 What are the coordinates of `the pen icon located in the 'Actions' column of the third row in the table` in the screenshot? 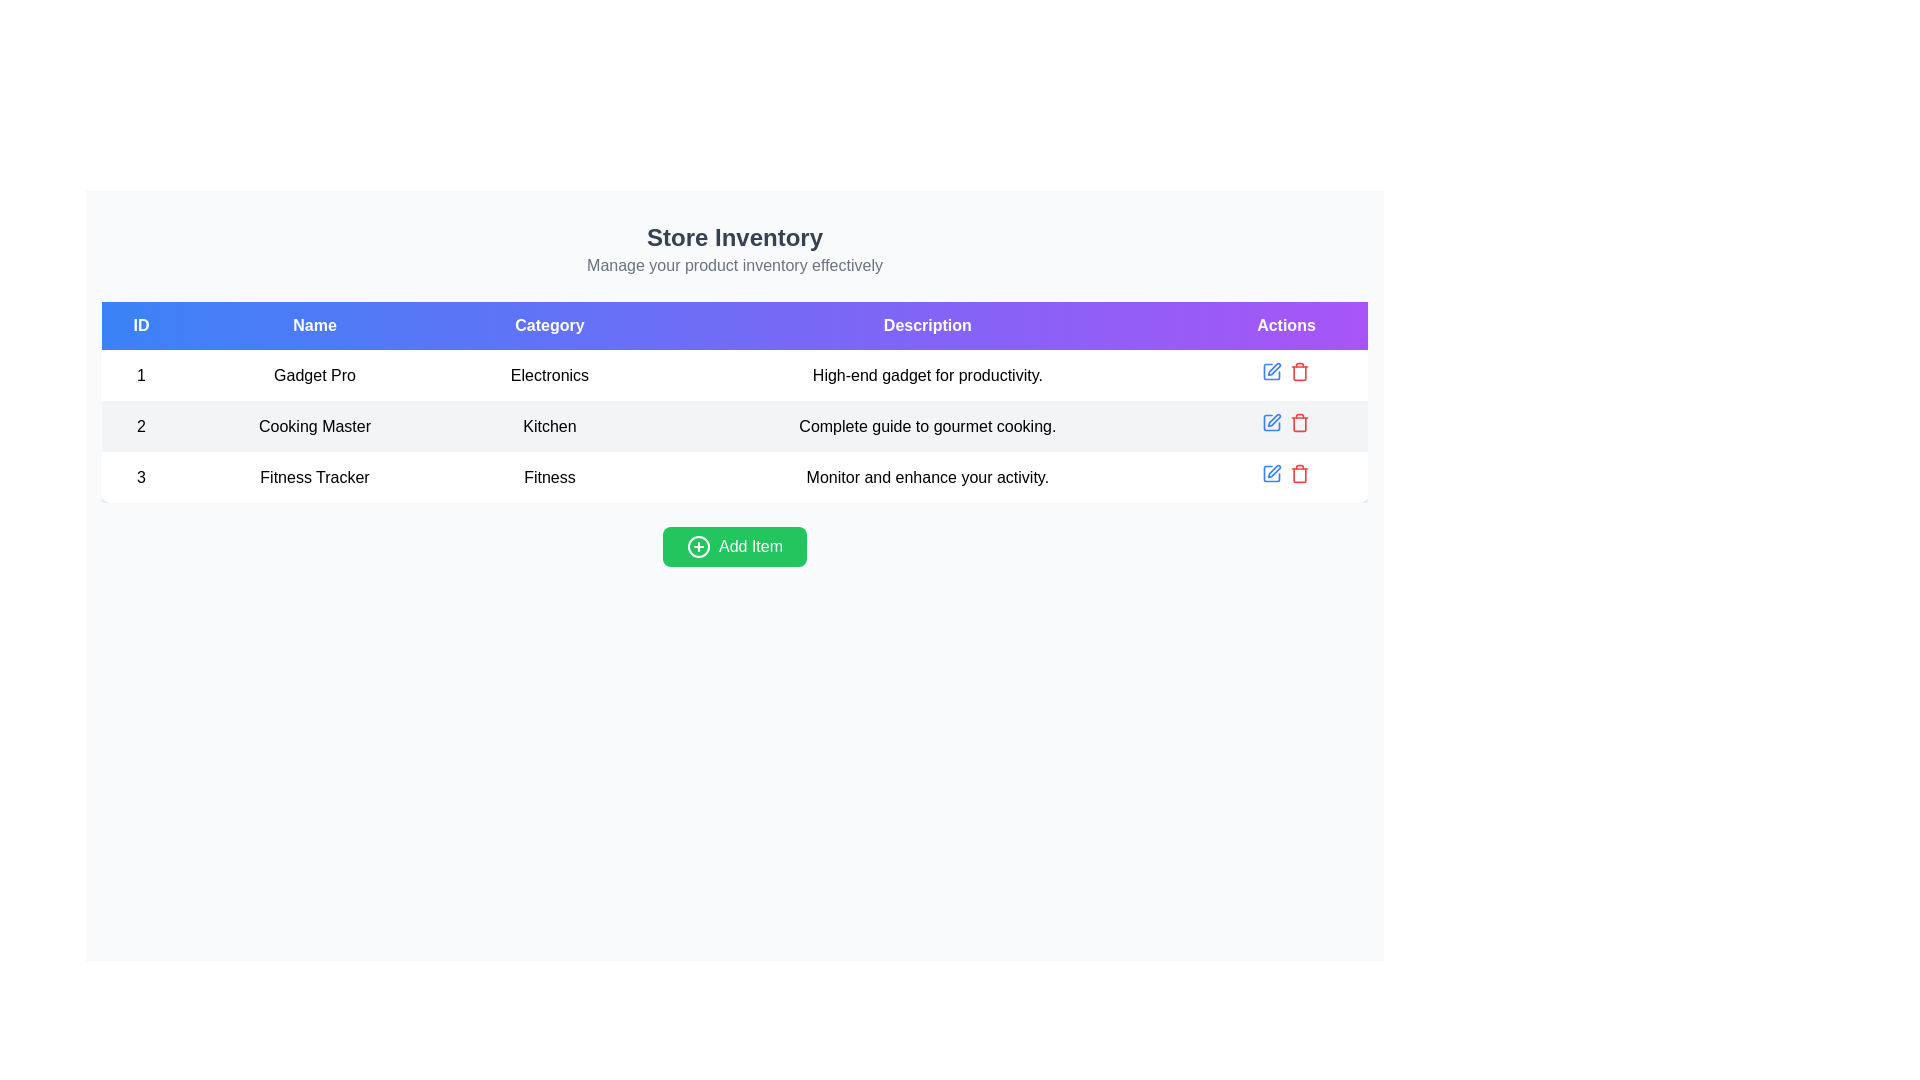 It's located at (1273, 471).